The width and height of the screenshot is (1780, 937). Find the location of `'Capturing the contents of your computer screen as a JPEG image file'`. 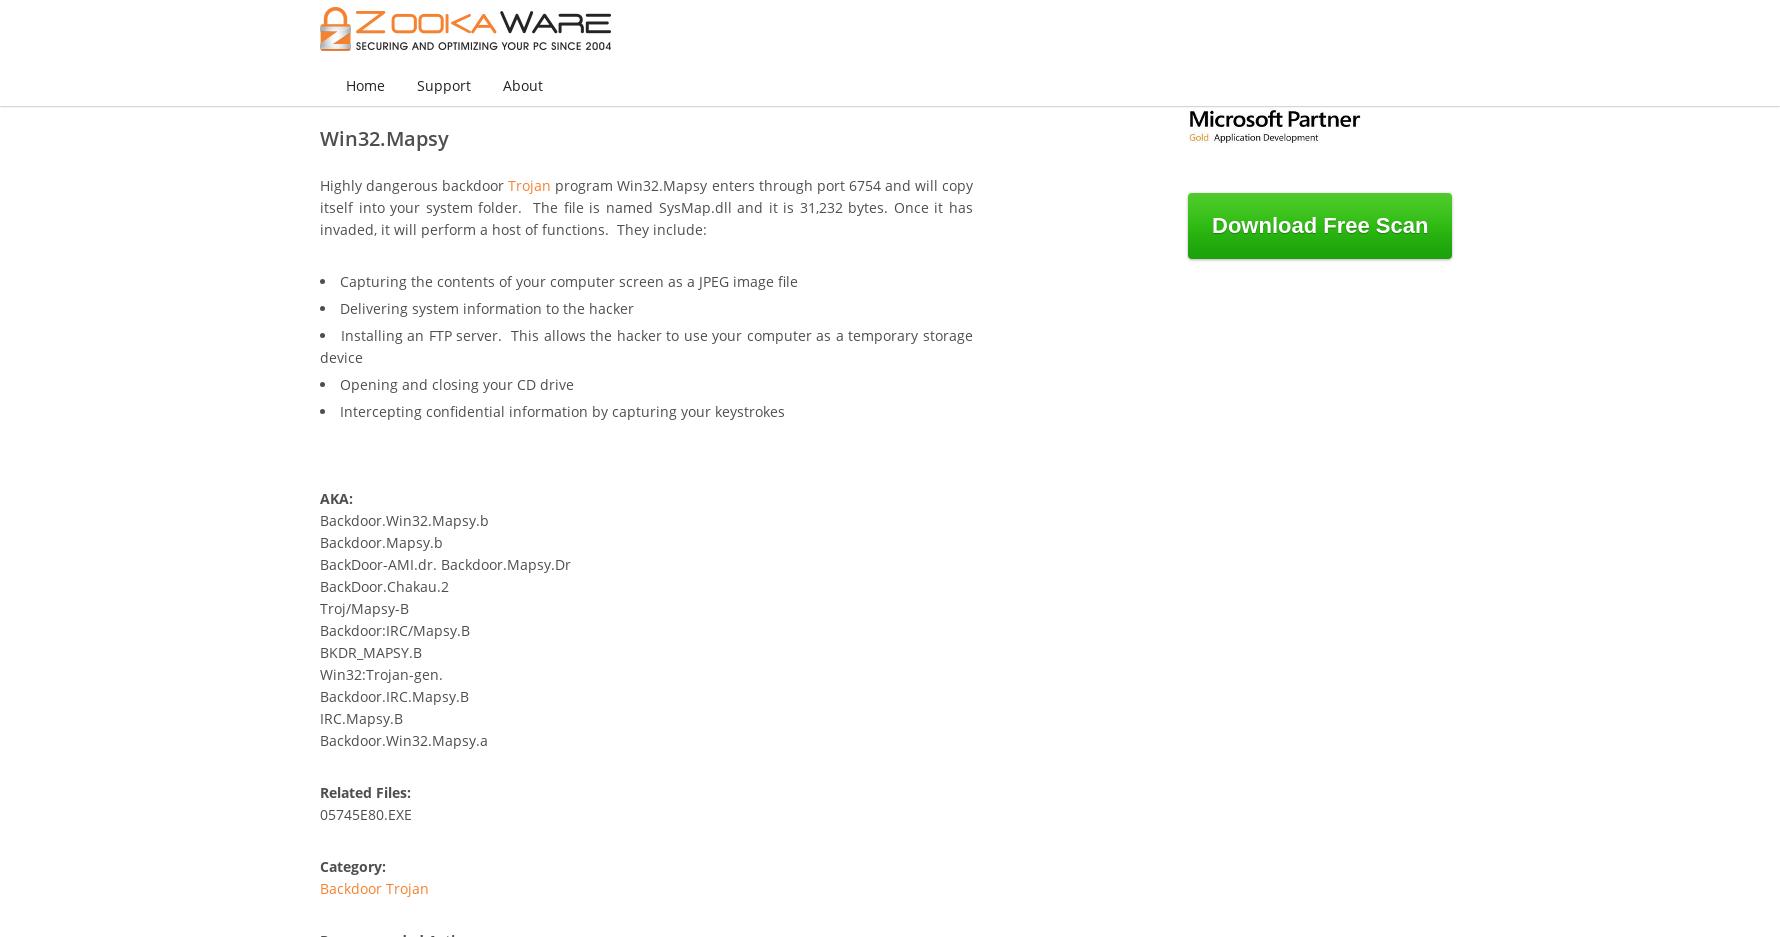

'Capturing the contents of your computer screen as a JPEG image file' is located at coordinates (568, 281).